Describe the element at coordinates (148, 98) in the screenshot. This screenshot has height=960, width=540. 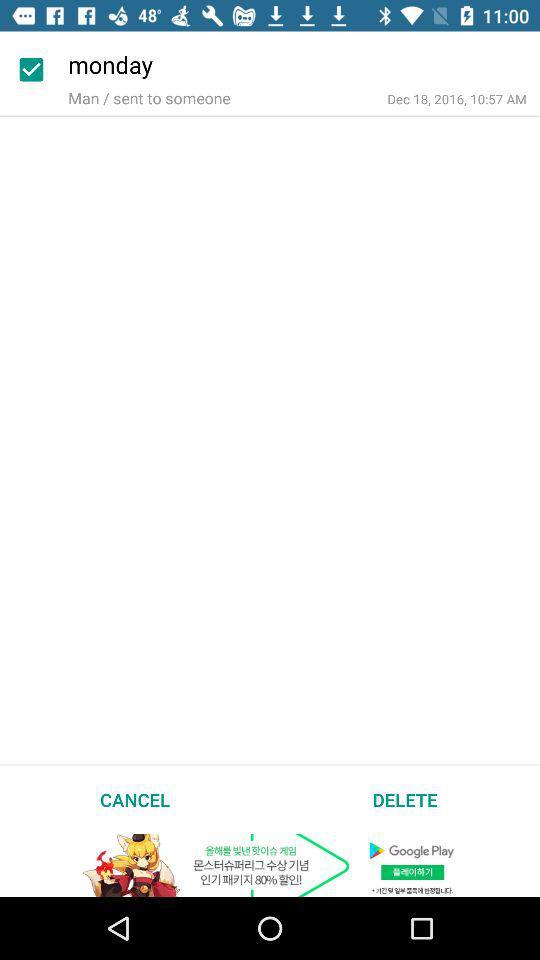
I see `icon to the left of the dec 18 2016` at that location.